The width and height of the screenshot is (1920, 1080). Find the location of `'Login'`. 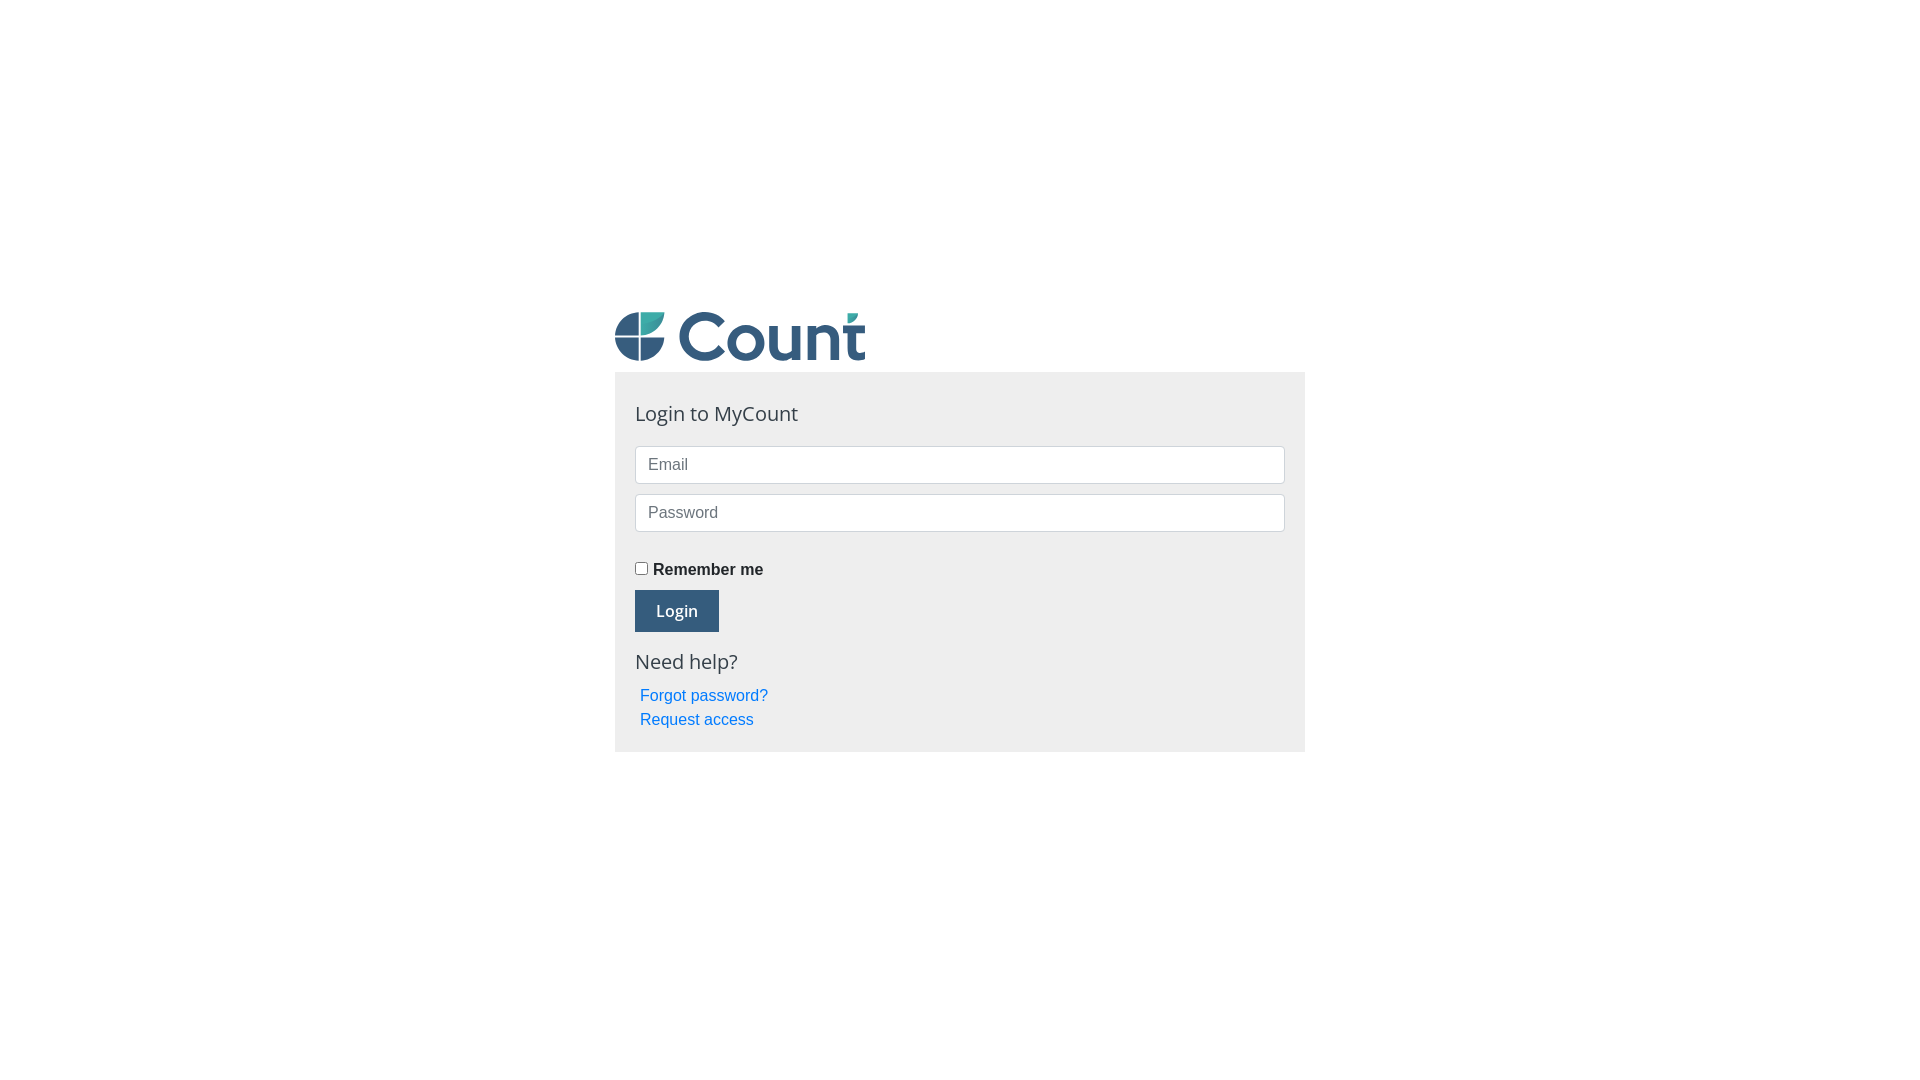

'Login' is located at coordinates (676, 609).